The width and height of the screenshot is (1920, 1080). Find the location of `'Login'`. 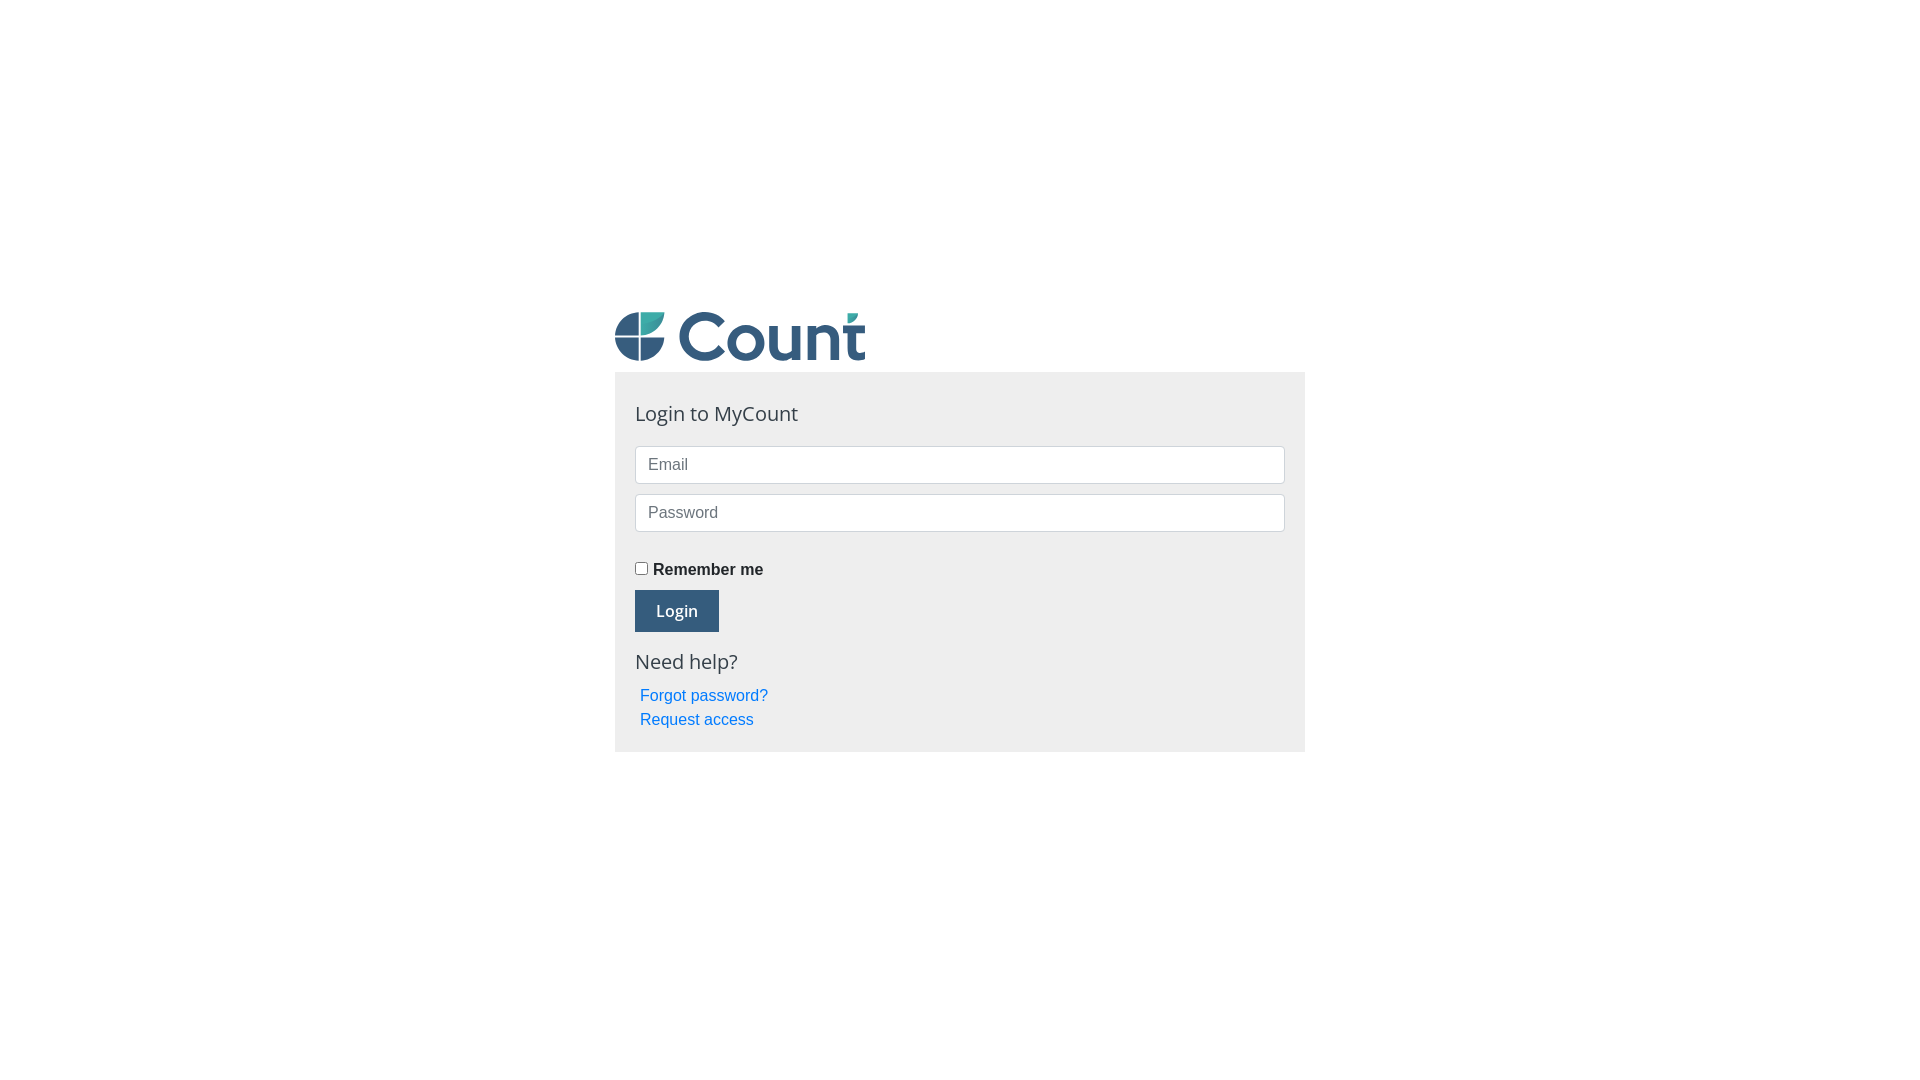

'Login' is located at coordinates (676, 609).